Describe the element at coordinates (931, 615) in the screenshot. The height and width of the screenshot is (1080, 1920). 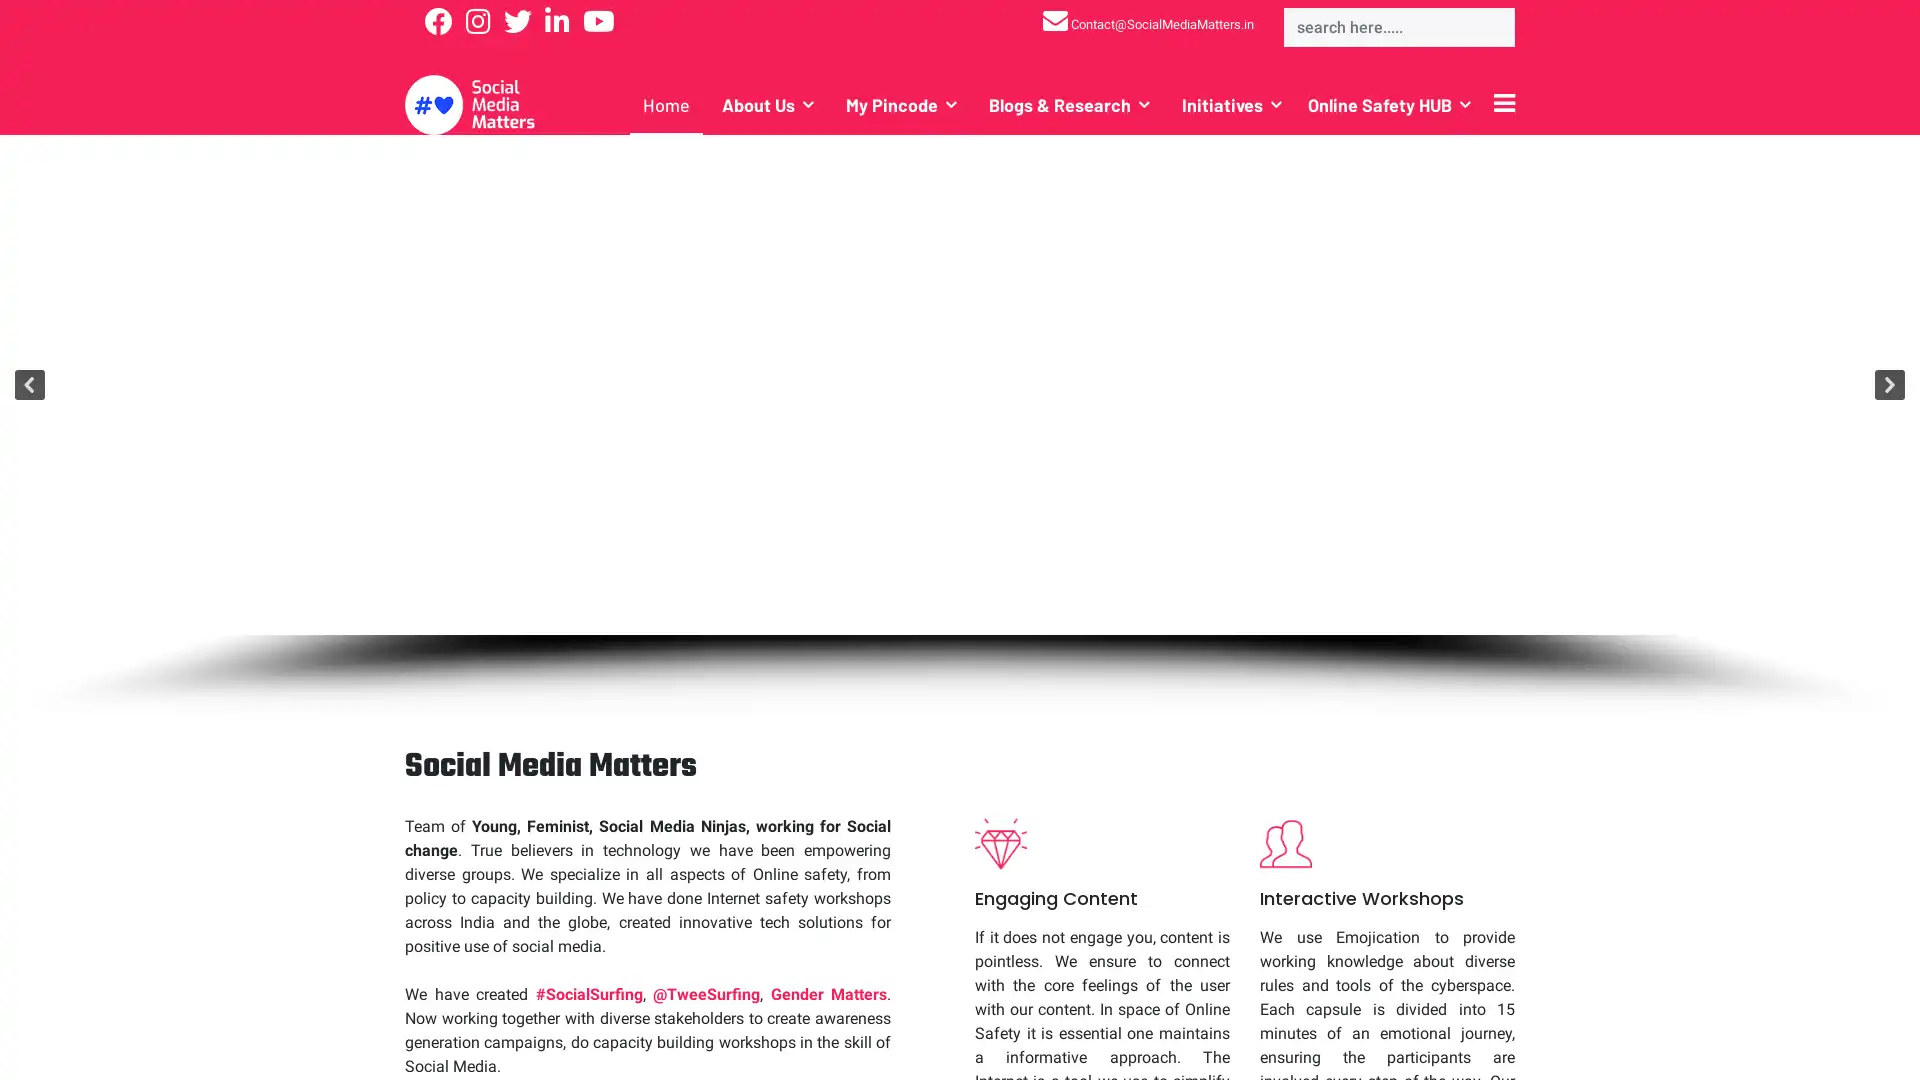
I see `HashTag-Ladakh` at that location.